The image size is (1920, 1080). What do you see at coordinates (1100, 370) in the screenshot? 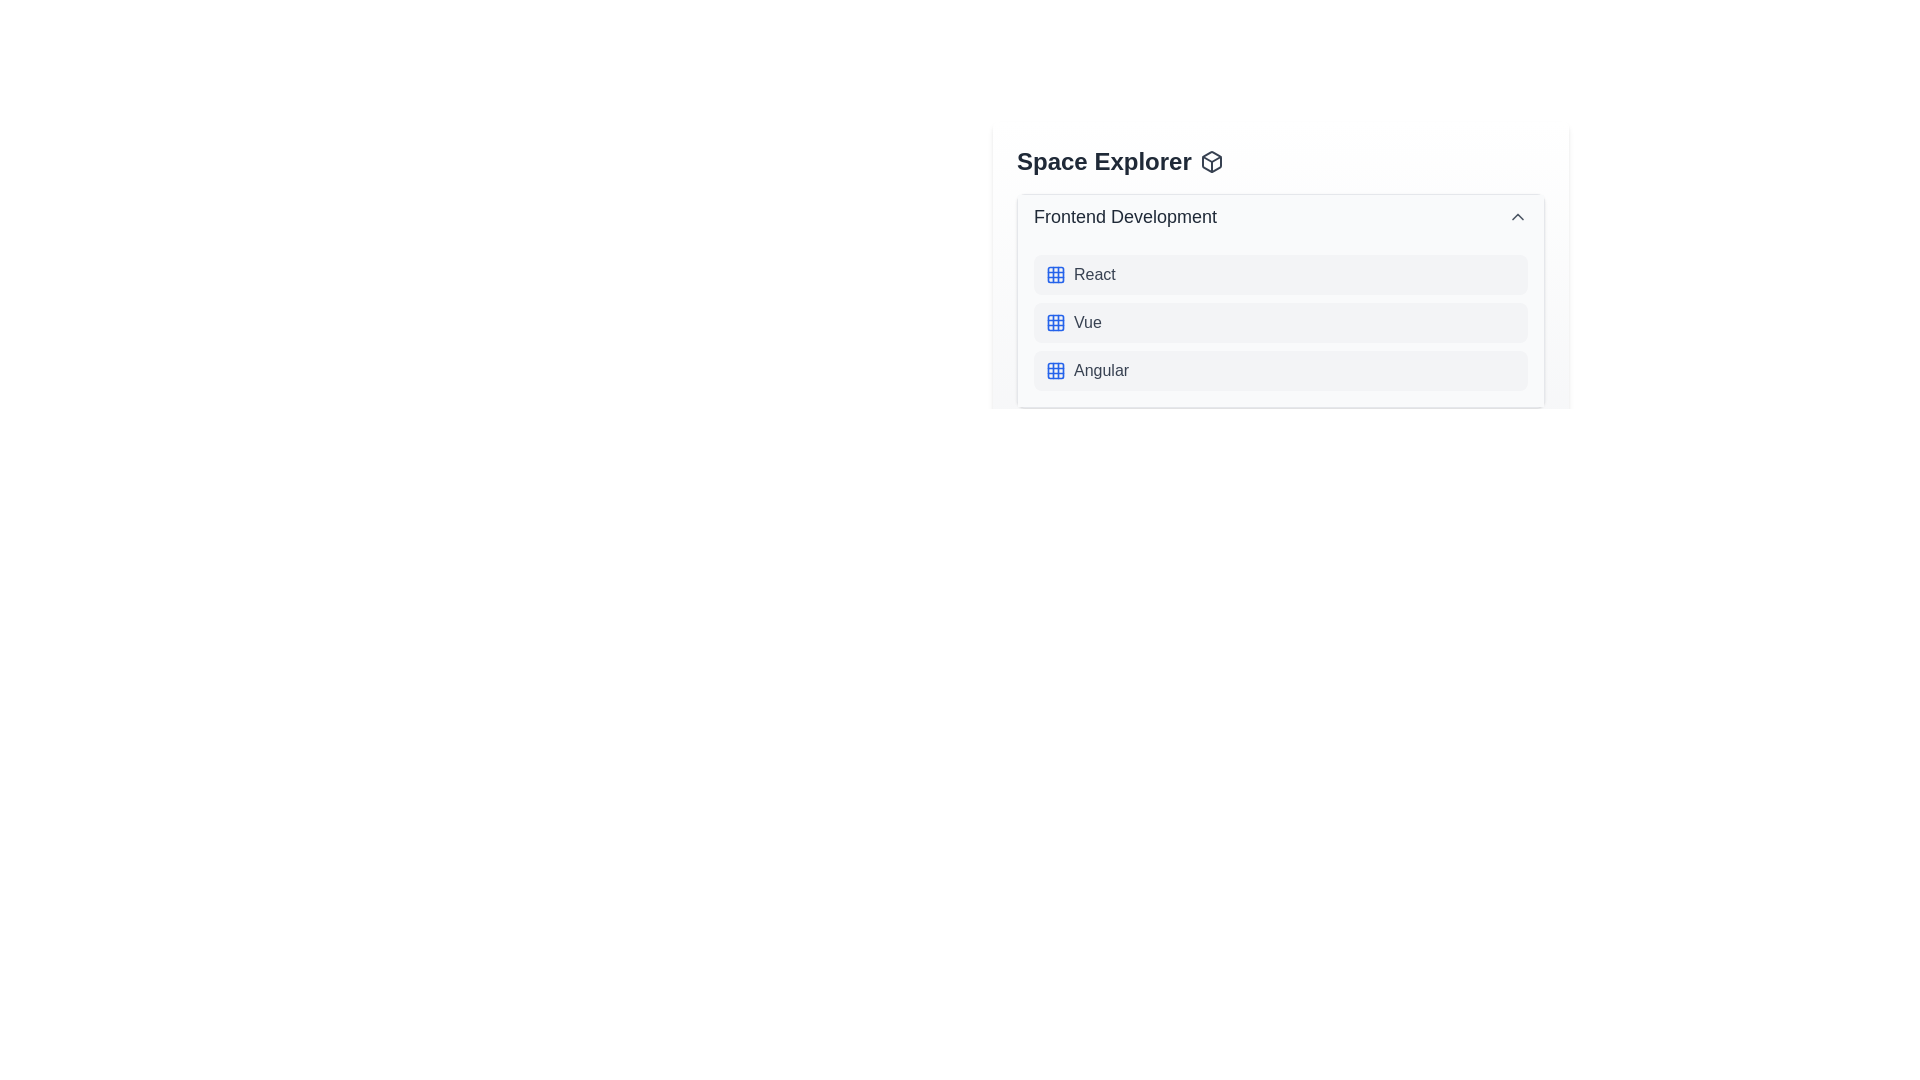
I see `text label indicating 'Angular' located in the third row of the list under 'Frontend Development'` at bounding box center [1100, 370].